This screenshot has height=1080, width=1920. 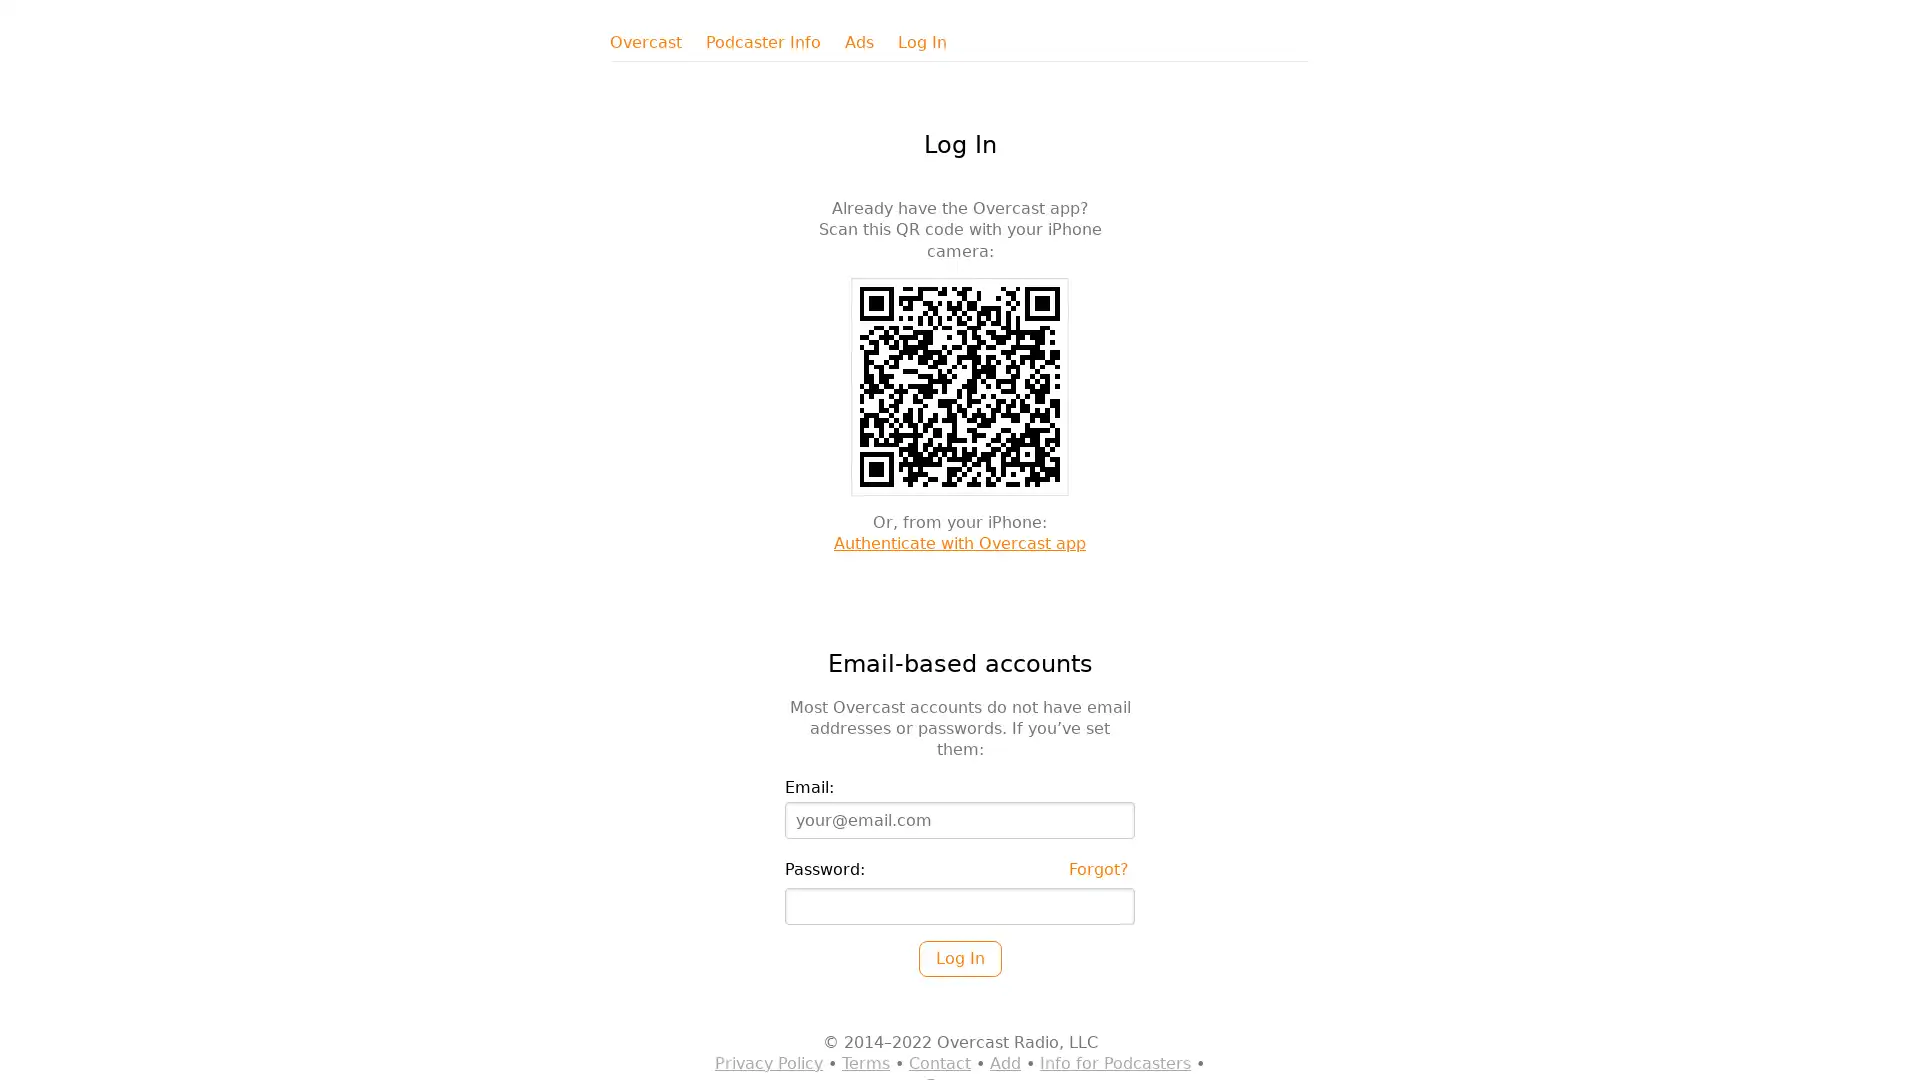 What do you see at coordinates (958, 958) in the screenshot?
I see `Log In` at bounding box center [958, 958].